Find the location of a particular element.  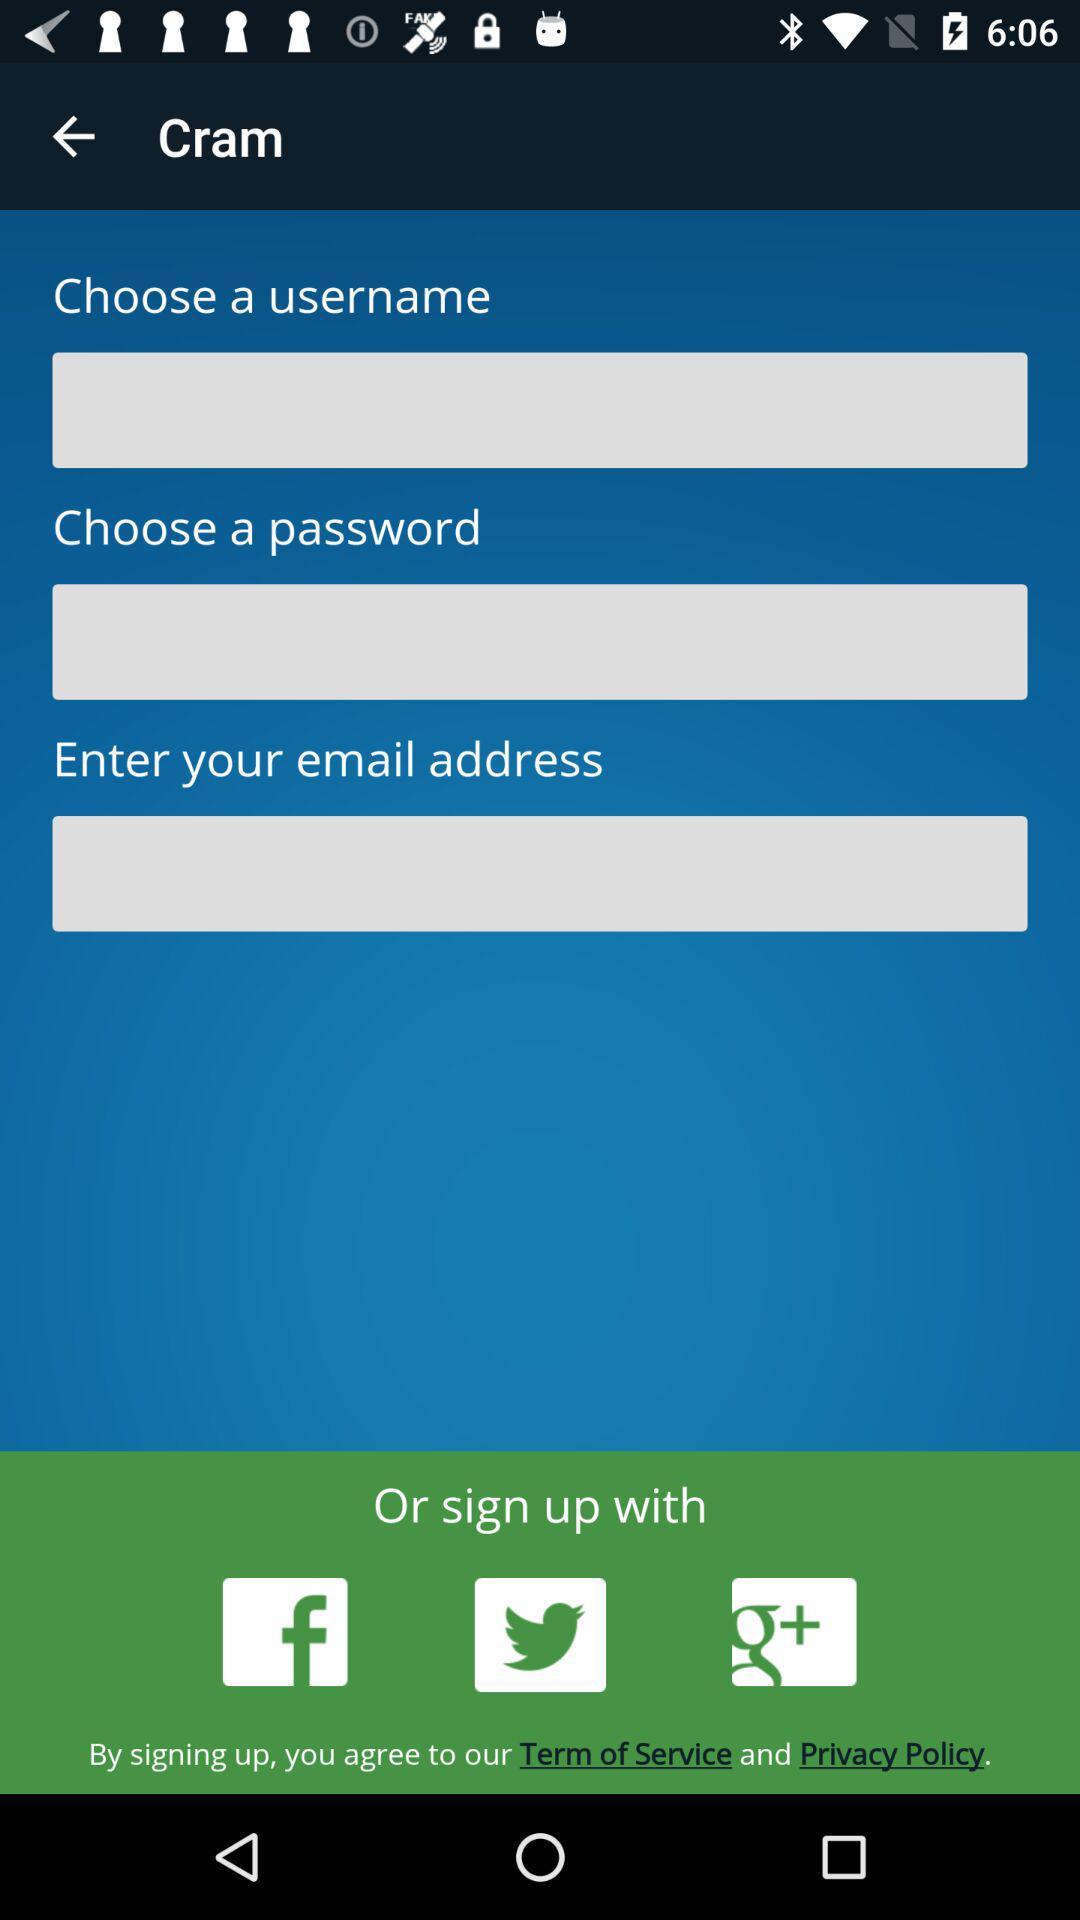

make an account is located at coordinates (540, 873).